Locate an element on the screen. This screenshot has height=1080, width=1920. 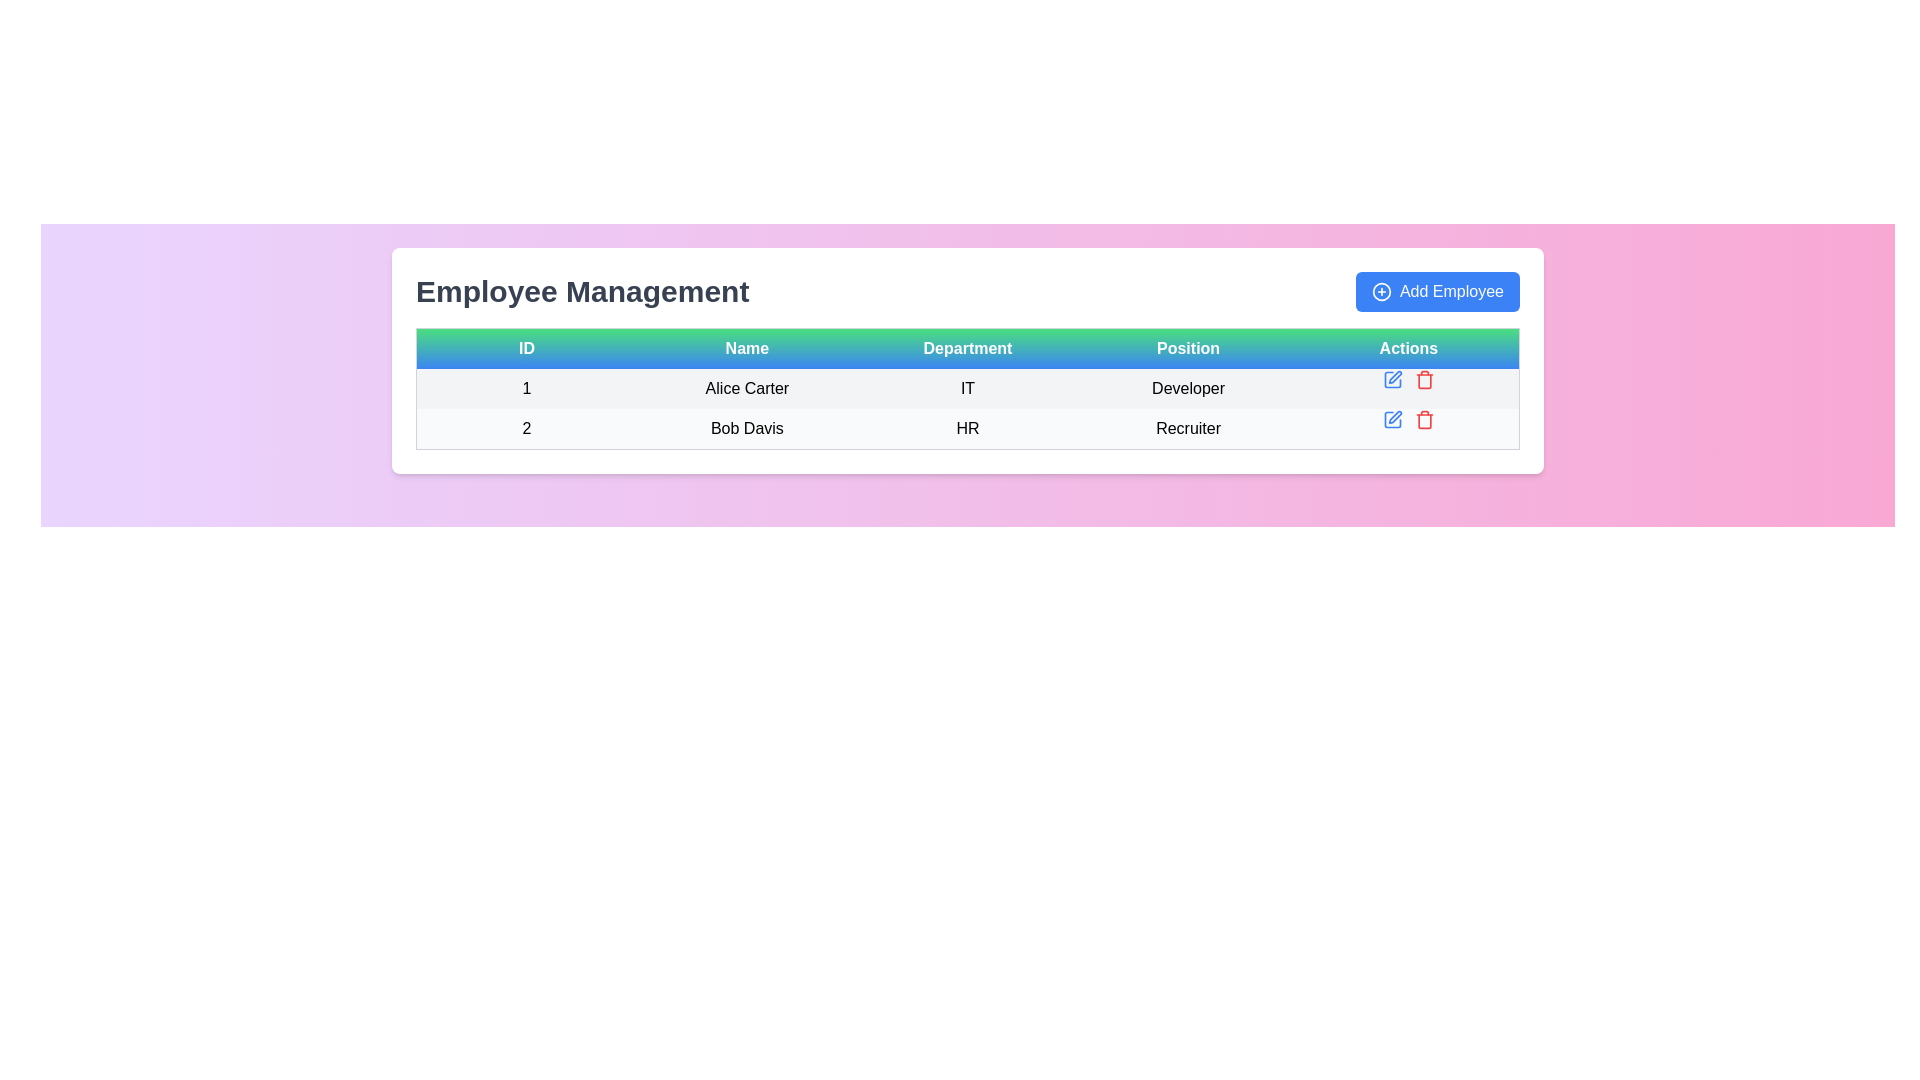
the delete icon in the Interactive Icon Group is located at coordinates (1407, 419).